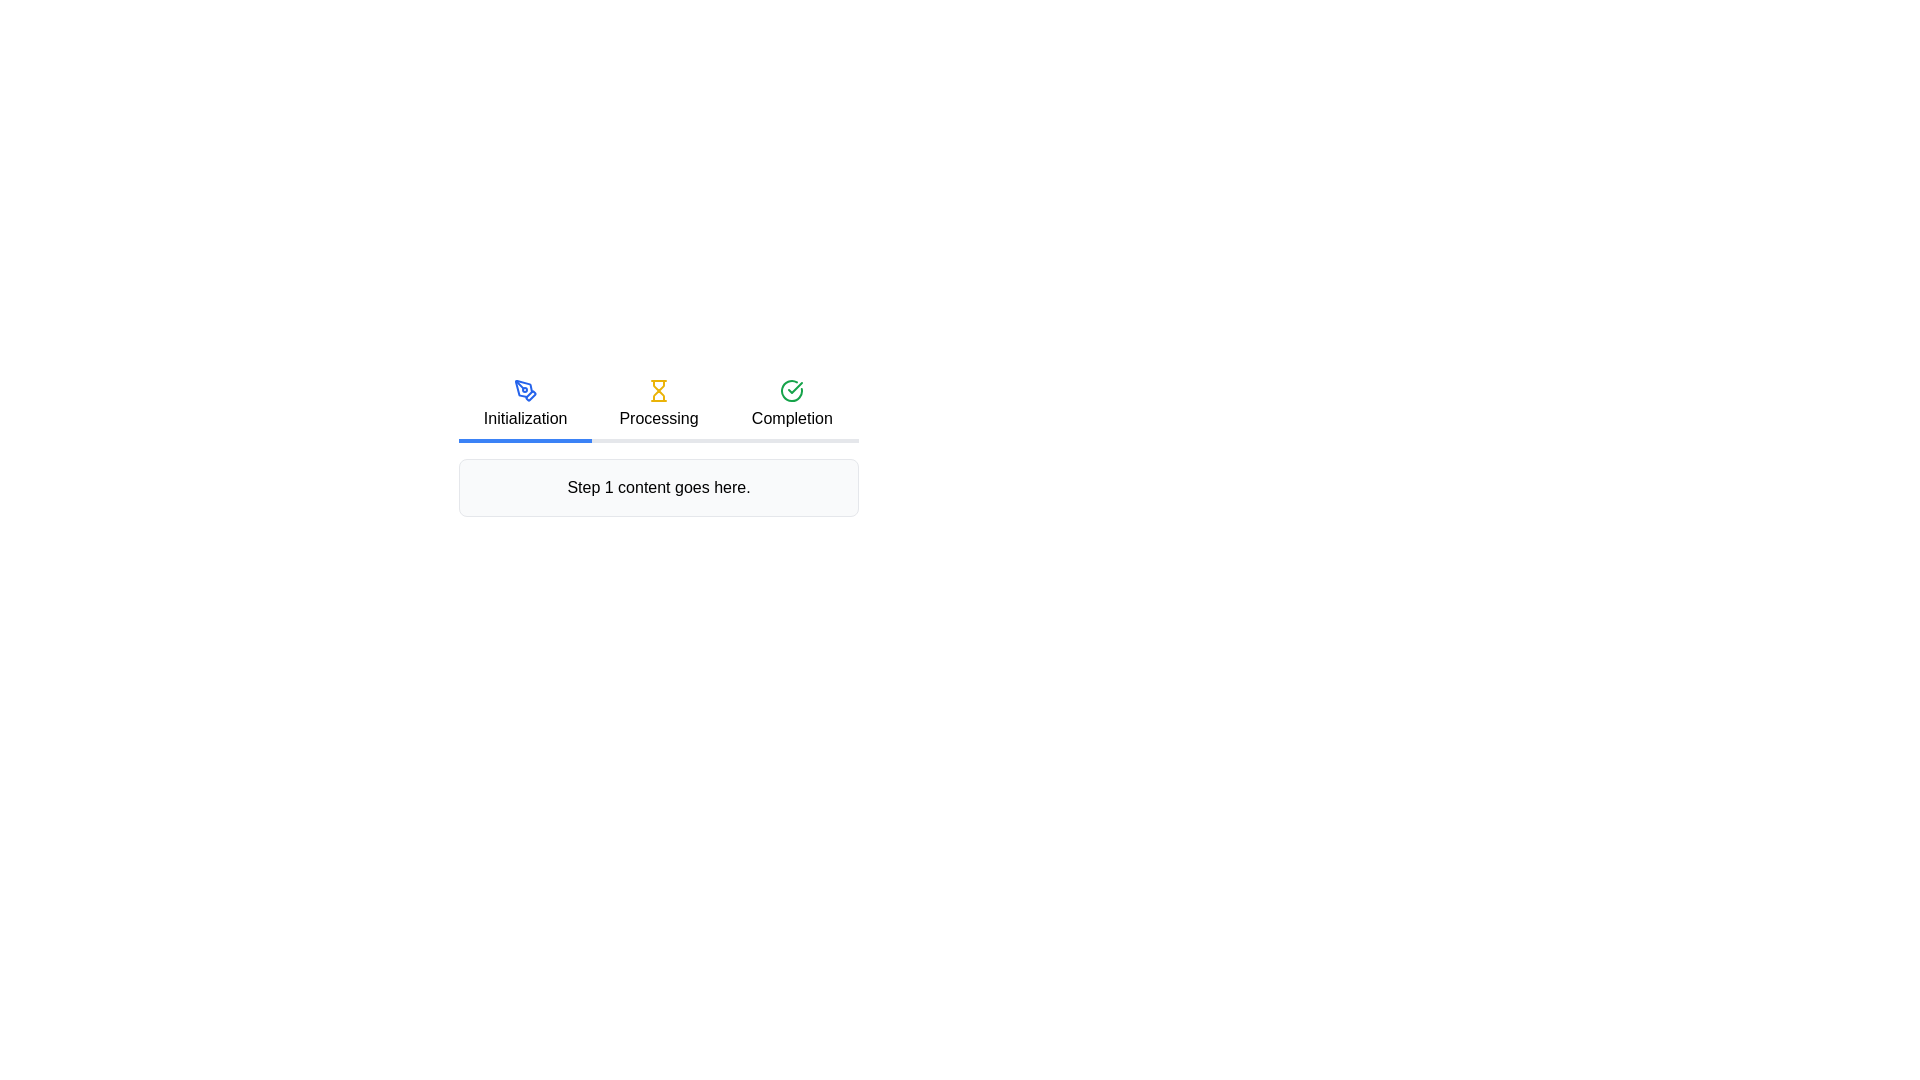  What do you see at coordinates (791, 390) in the screenshot?
I see `the circular icon with a green border and a checkmark inside, located above the text 'Completion' in the step indicator group` at bounding box center [791, 390].